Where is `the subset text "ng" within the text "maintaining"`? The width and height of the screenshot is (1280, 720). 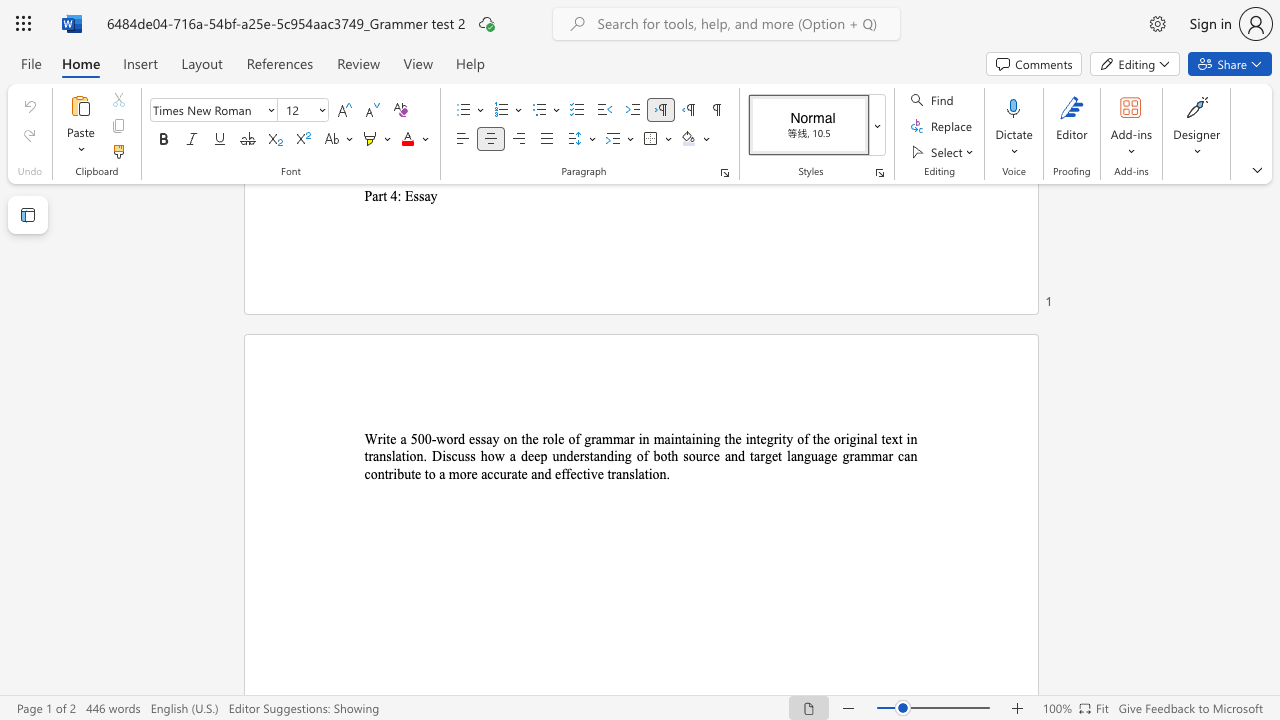 the subset text "ng" within the text "maintaining" is located at coordinates (706, 438).